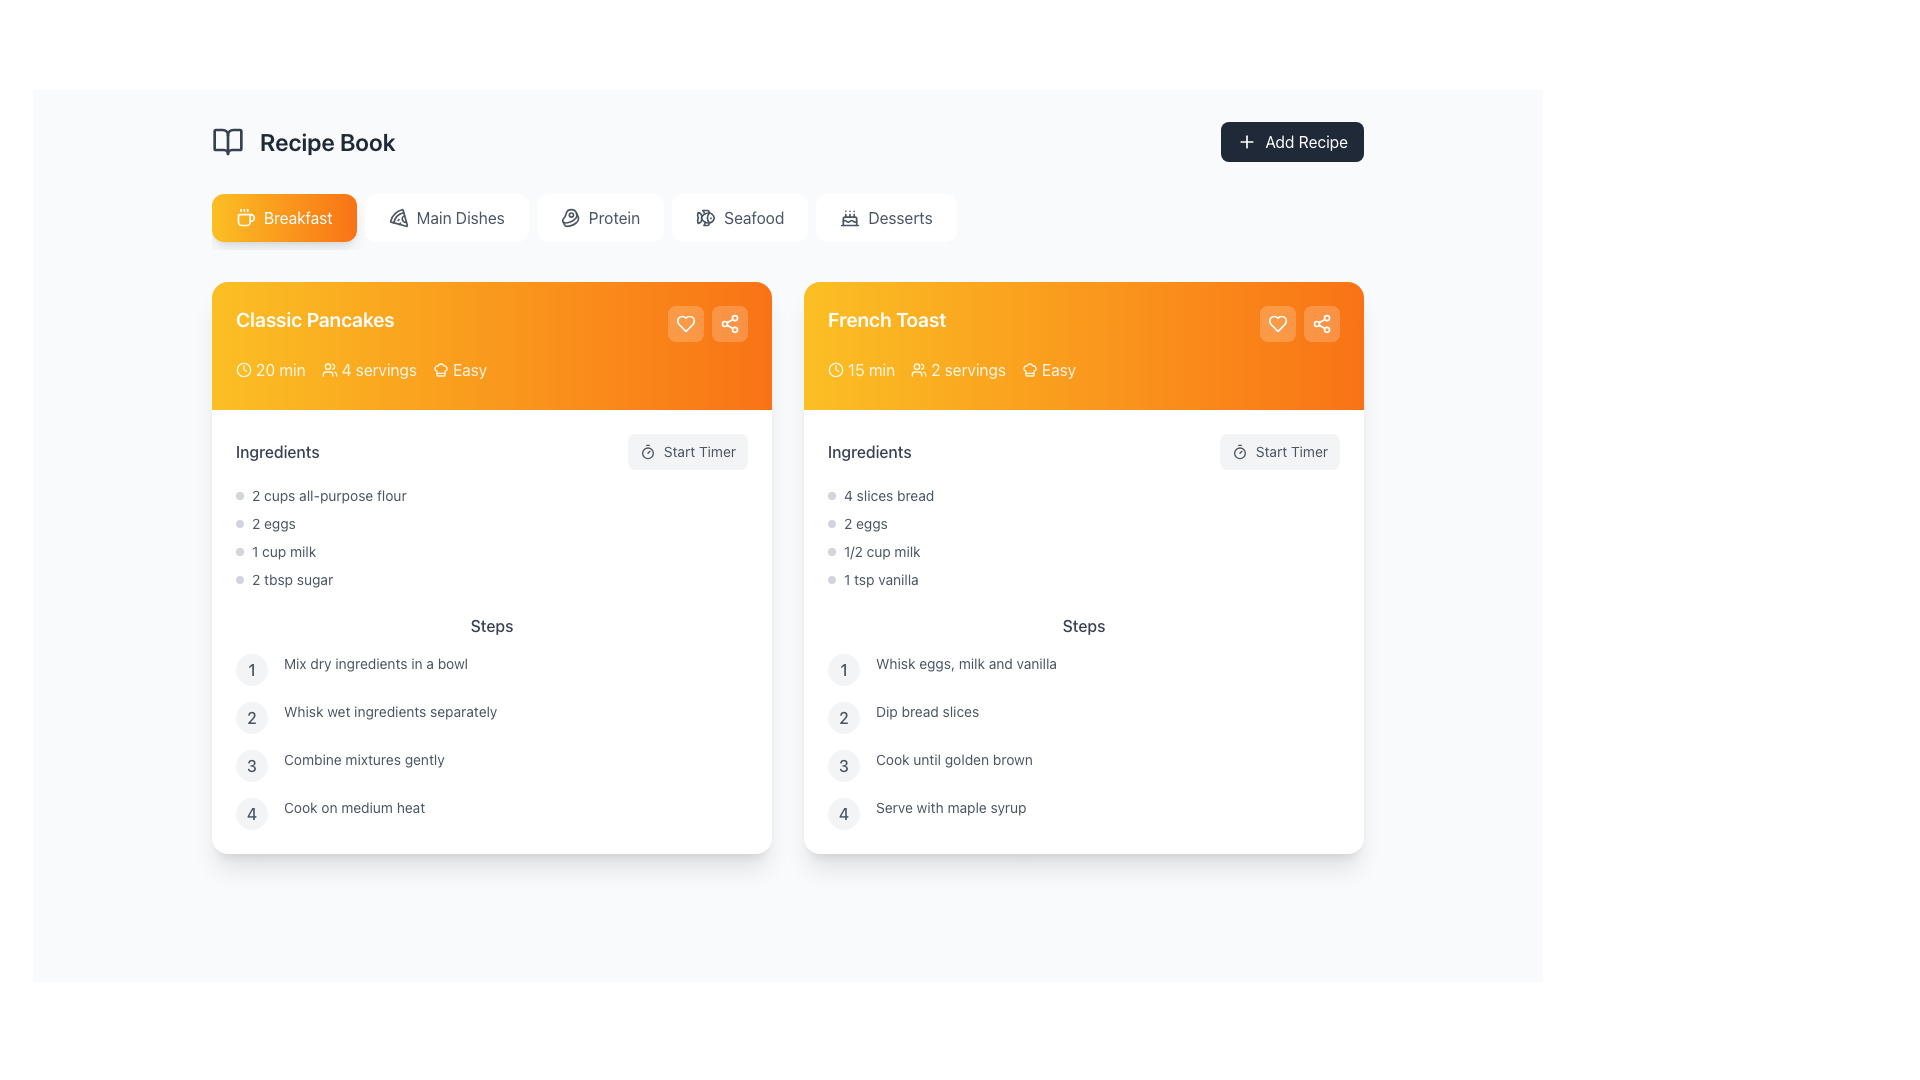 Image resolution: width=1920 pixels, height=1080 pixels. What do you see at coordinates (1083, 813) in the screenshot?
I see `the fourth step marker in the list for preparing French Toast, which details 'Serve with maple syrup'` at bounding box center [1083, 813].